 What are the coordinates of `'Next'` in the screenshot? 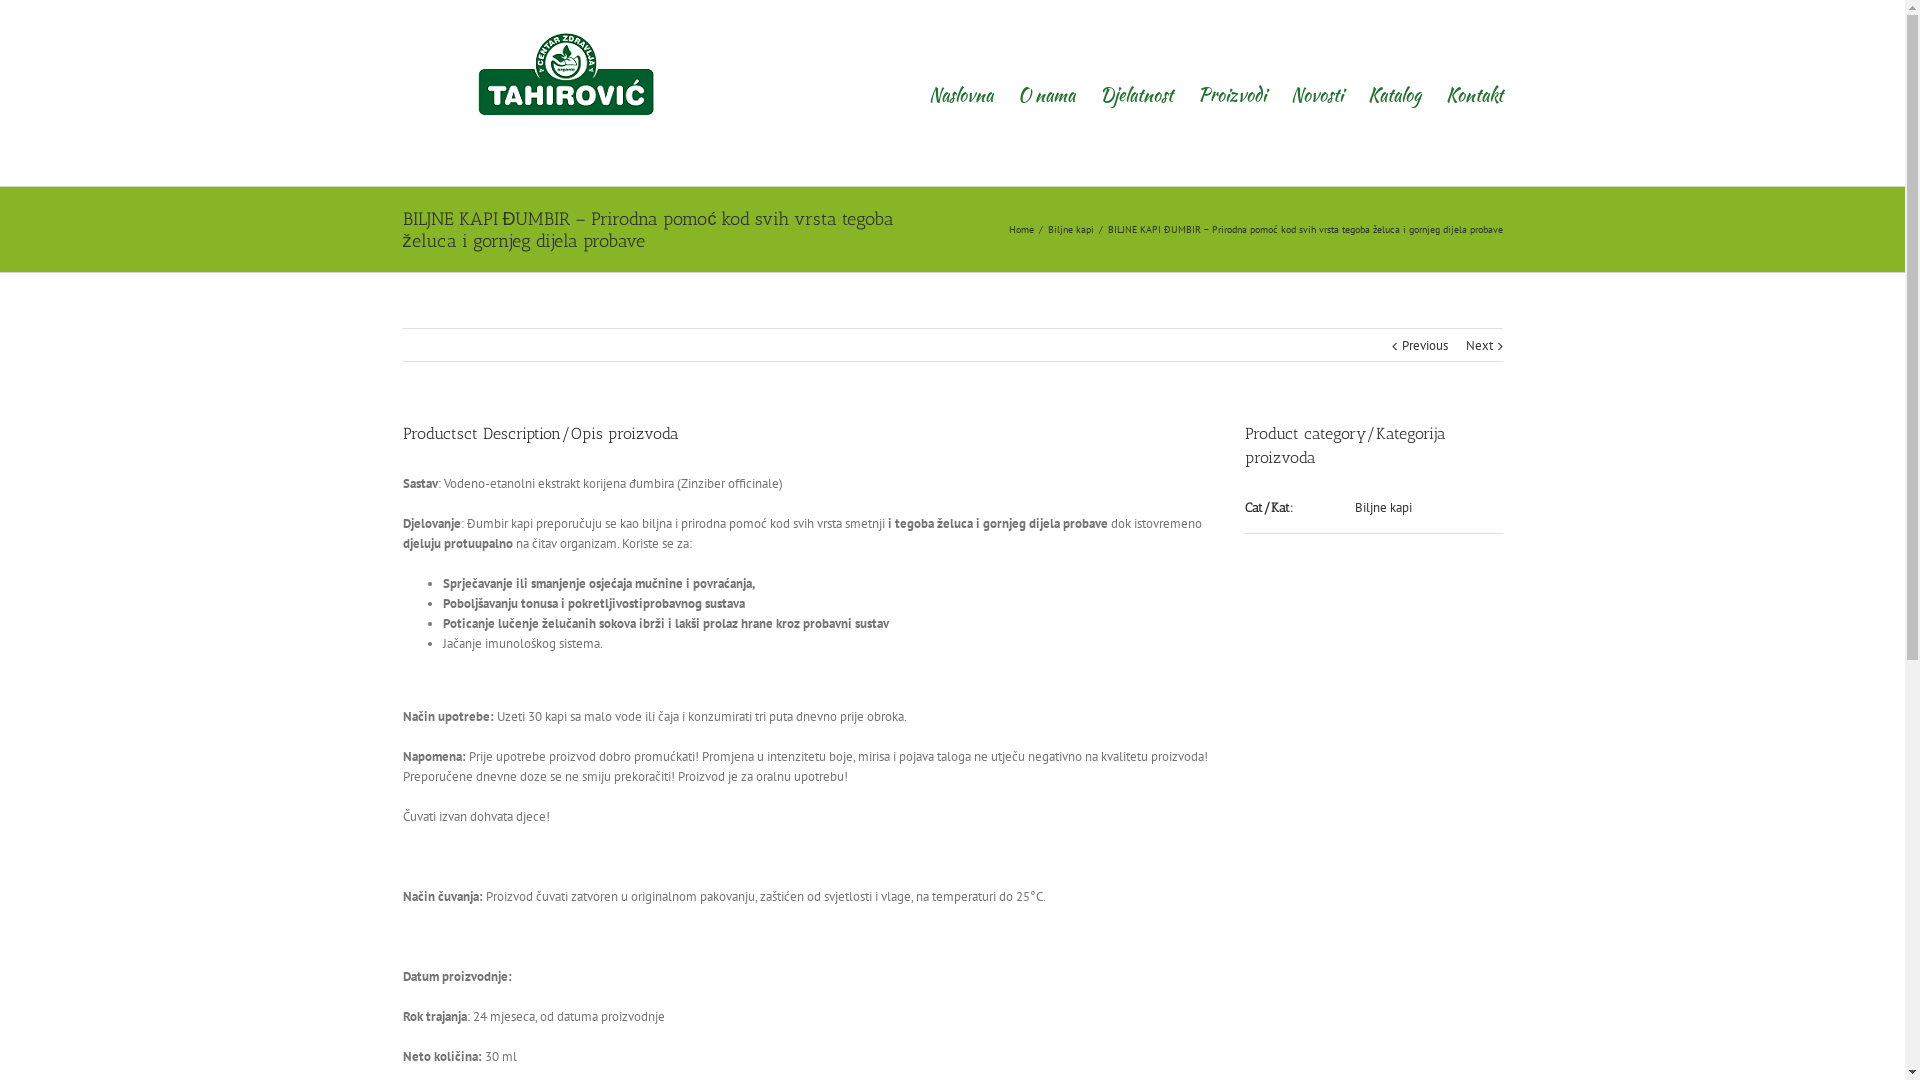 It's located at (1479, 345).